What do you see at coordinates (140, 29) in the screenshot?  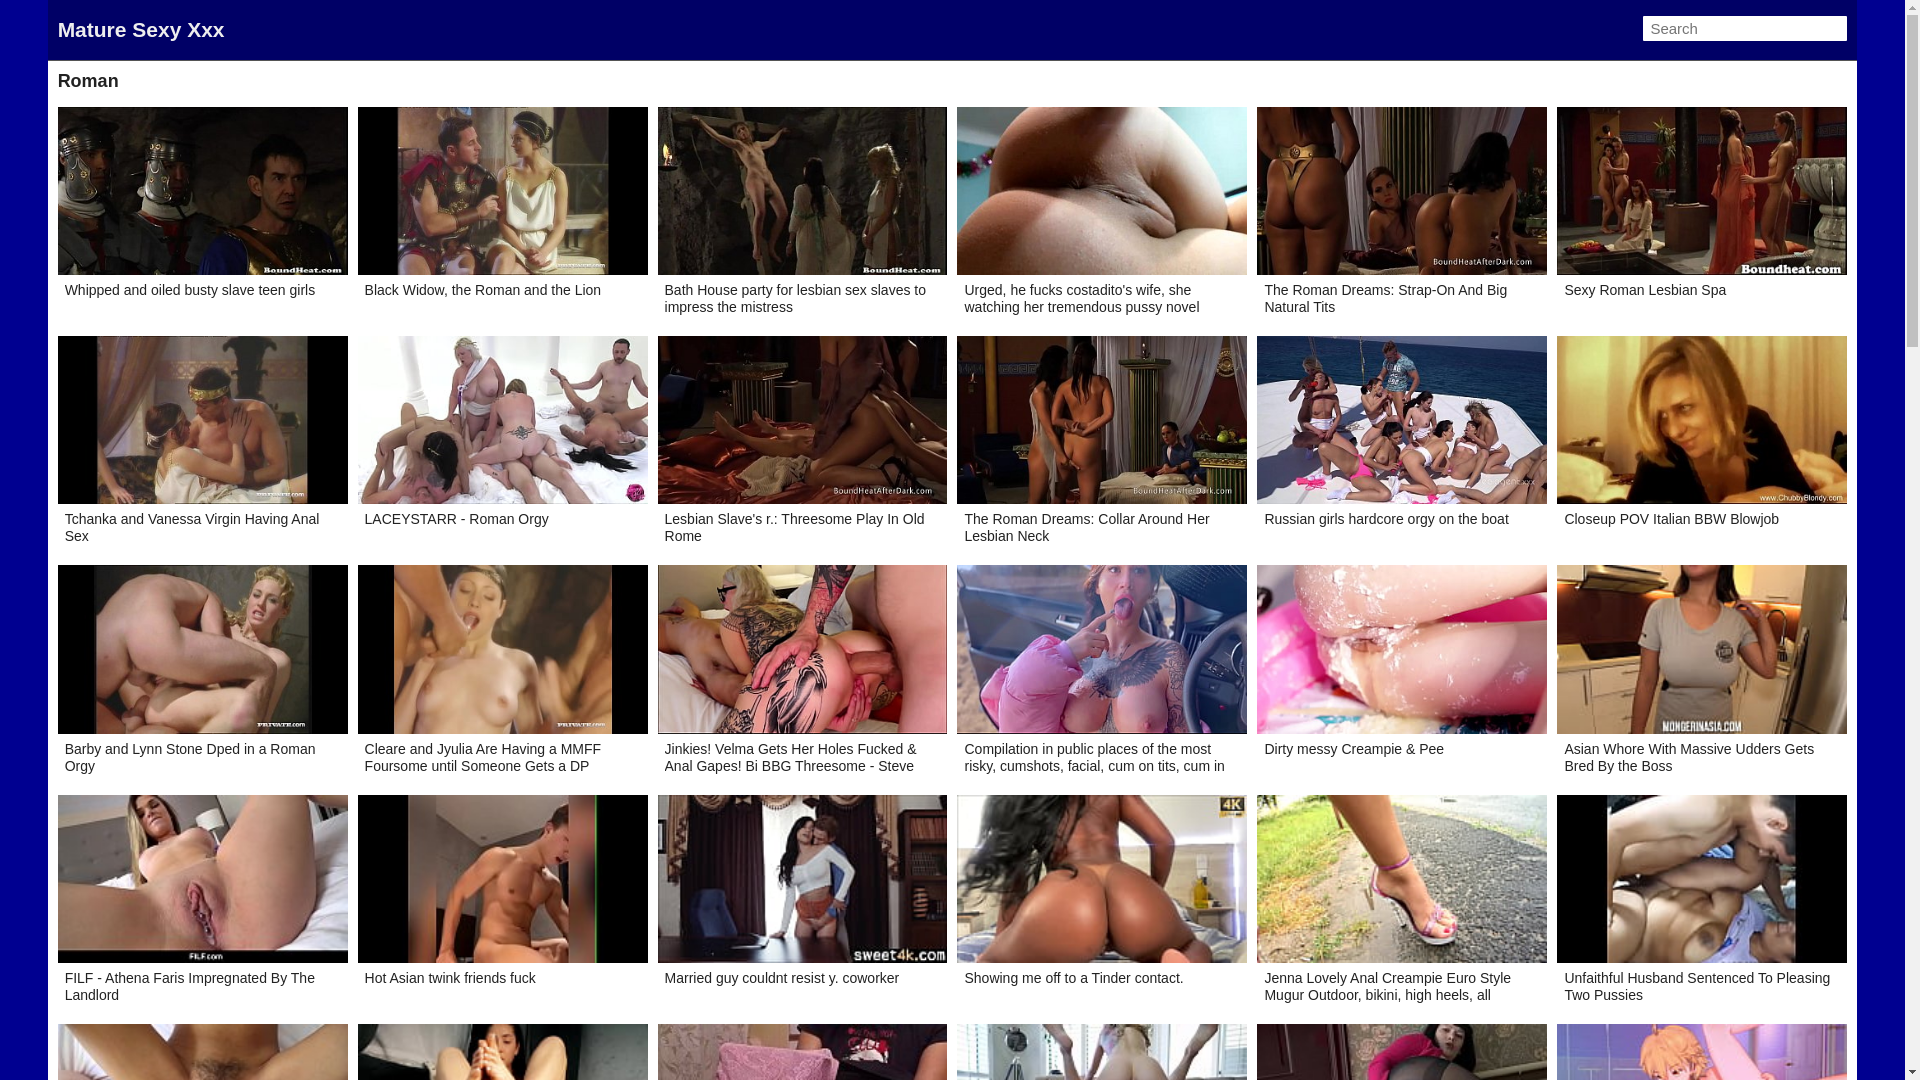 I see `'Mature Sexy Xxx'` at bounding box center [140, 29].